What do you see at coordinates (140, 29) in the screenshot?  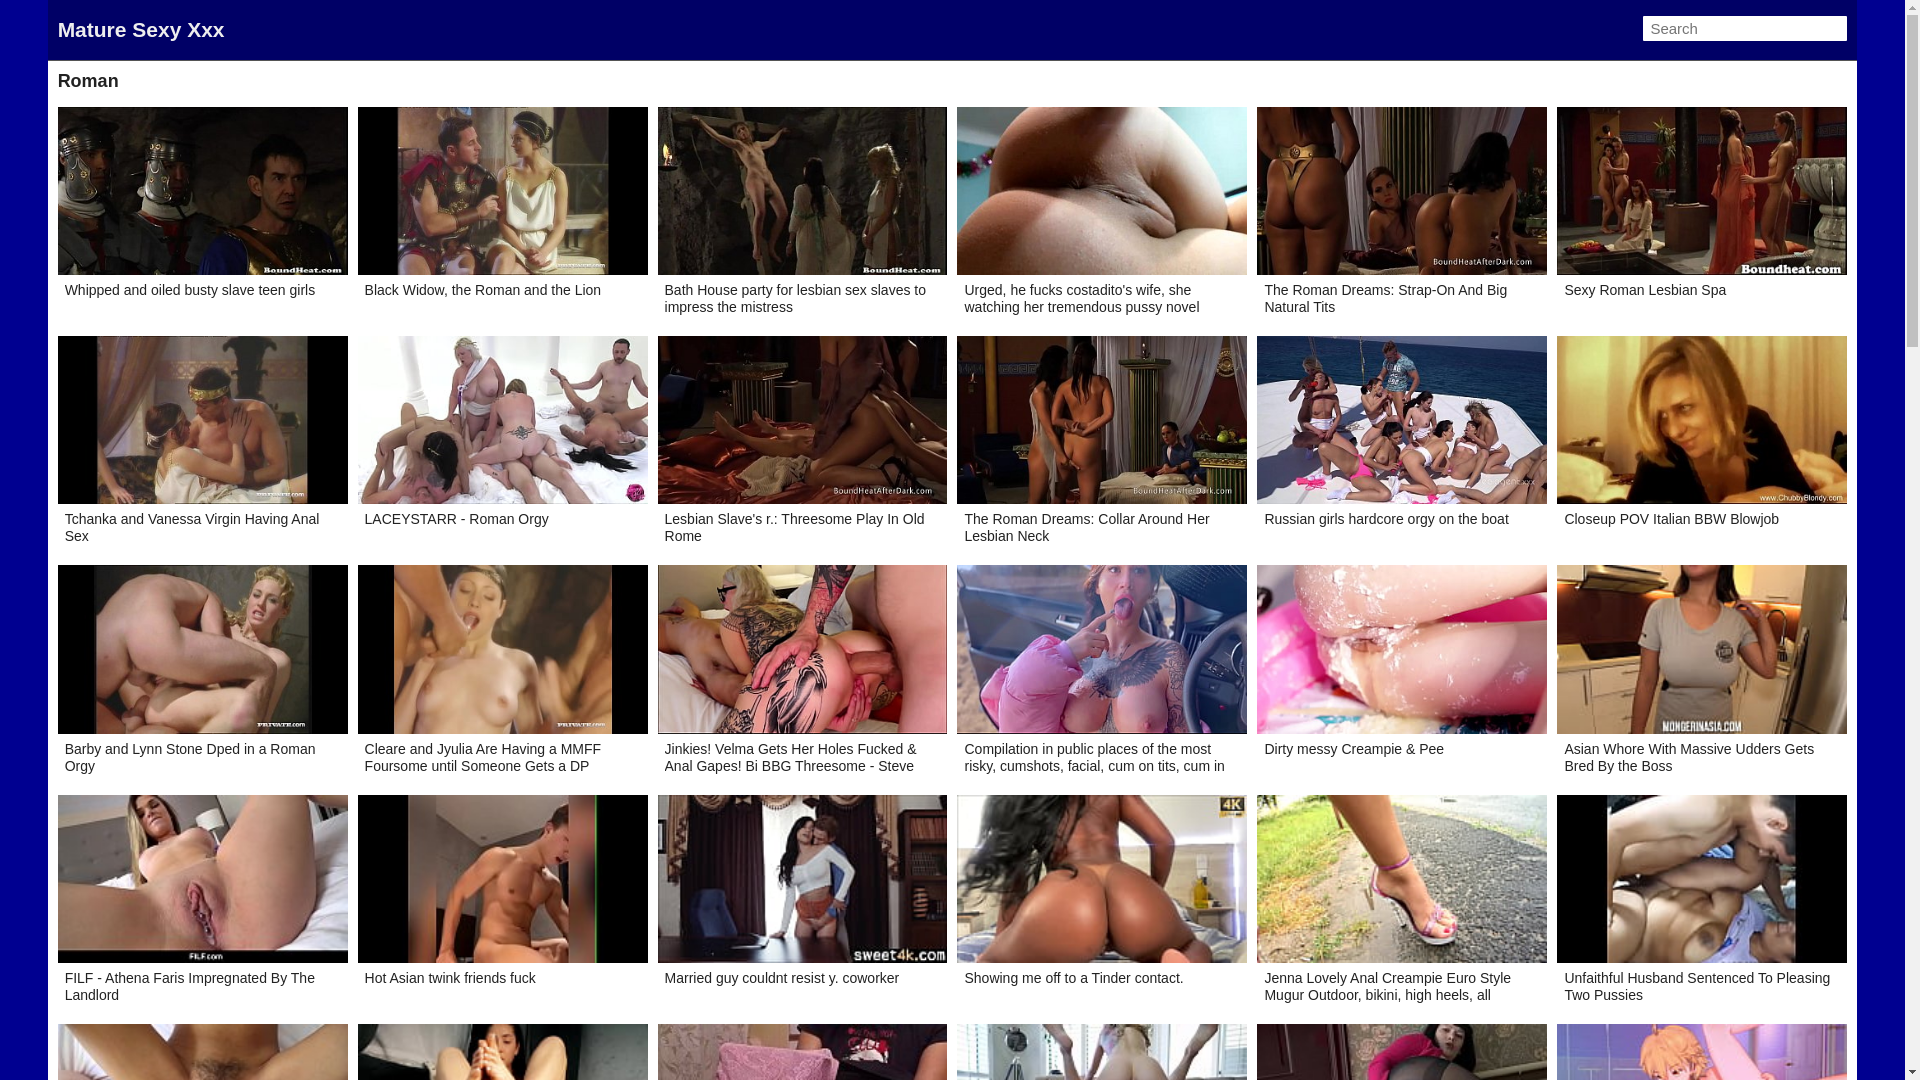 I see `'Mature Sexy Xxx'` at bounding box center [140, 29].